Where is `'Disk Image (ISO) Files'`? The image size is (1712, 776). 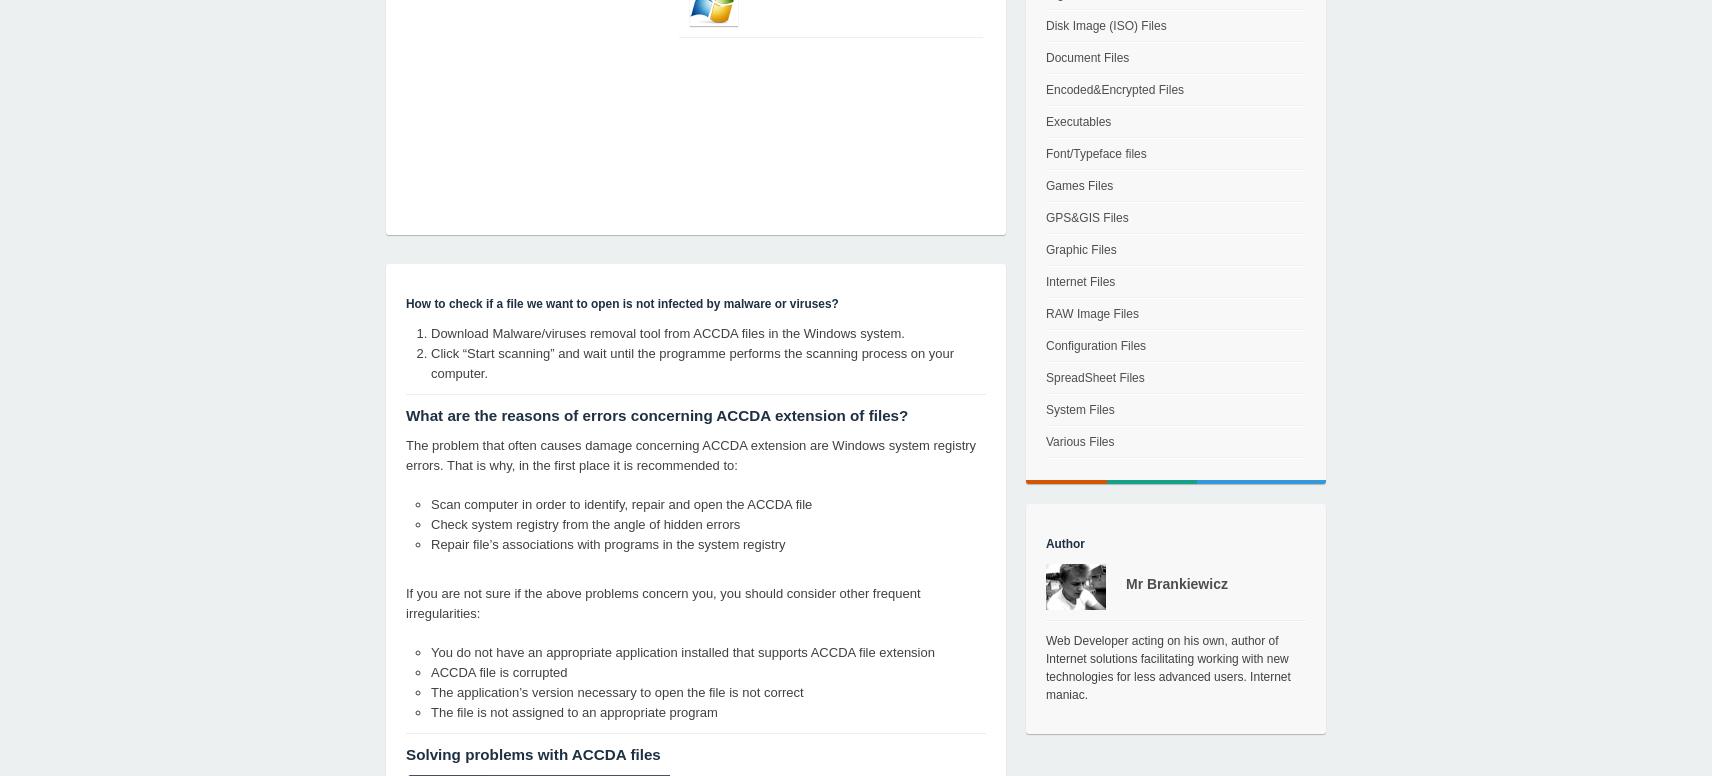
'Disk Image (ISO) Files' is located at coordinates (1105, 25).